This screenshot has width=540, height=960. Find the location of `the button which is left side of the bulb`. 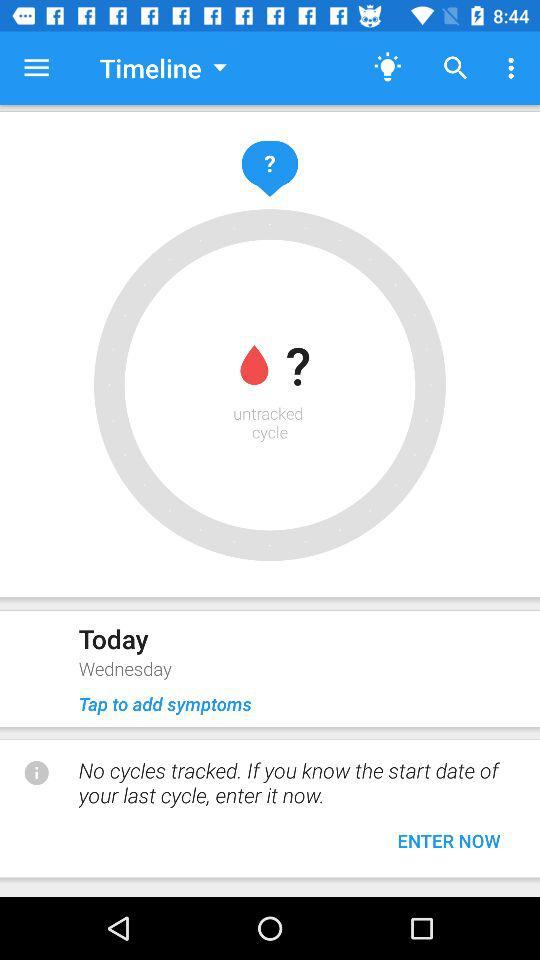

the button which is left side of the bulb is located at coordinates (162, 68).